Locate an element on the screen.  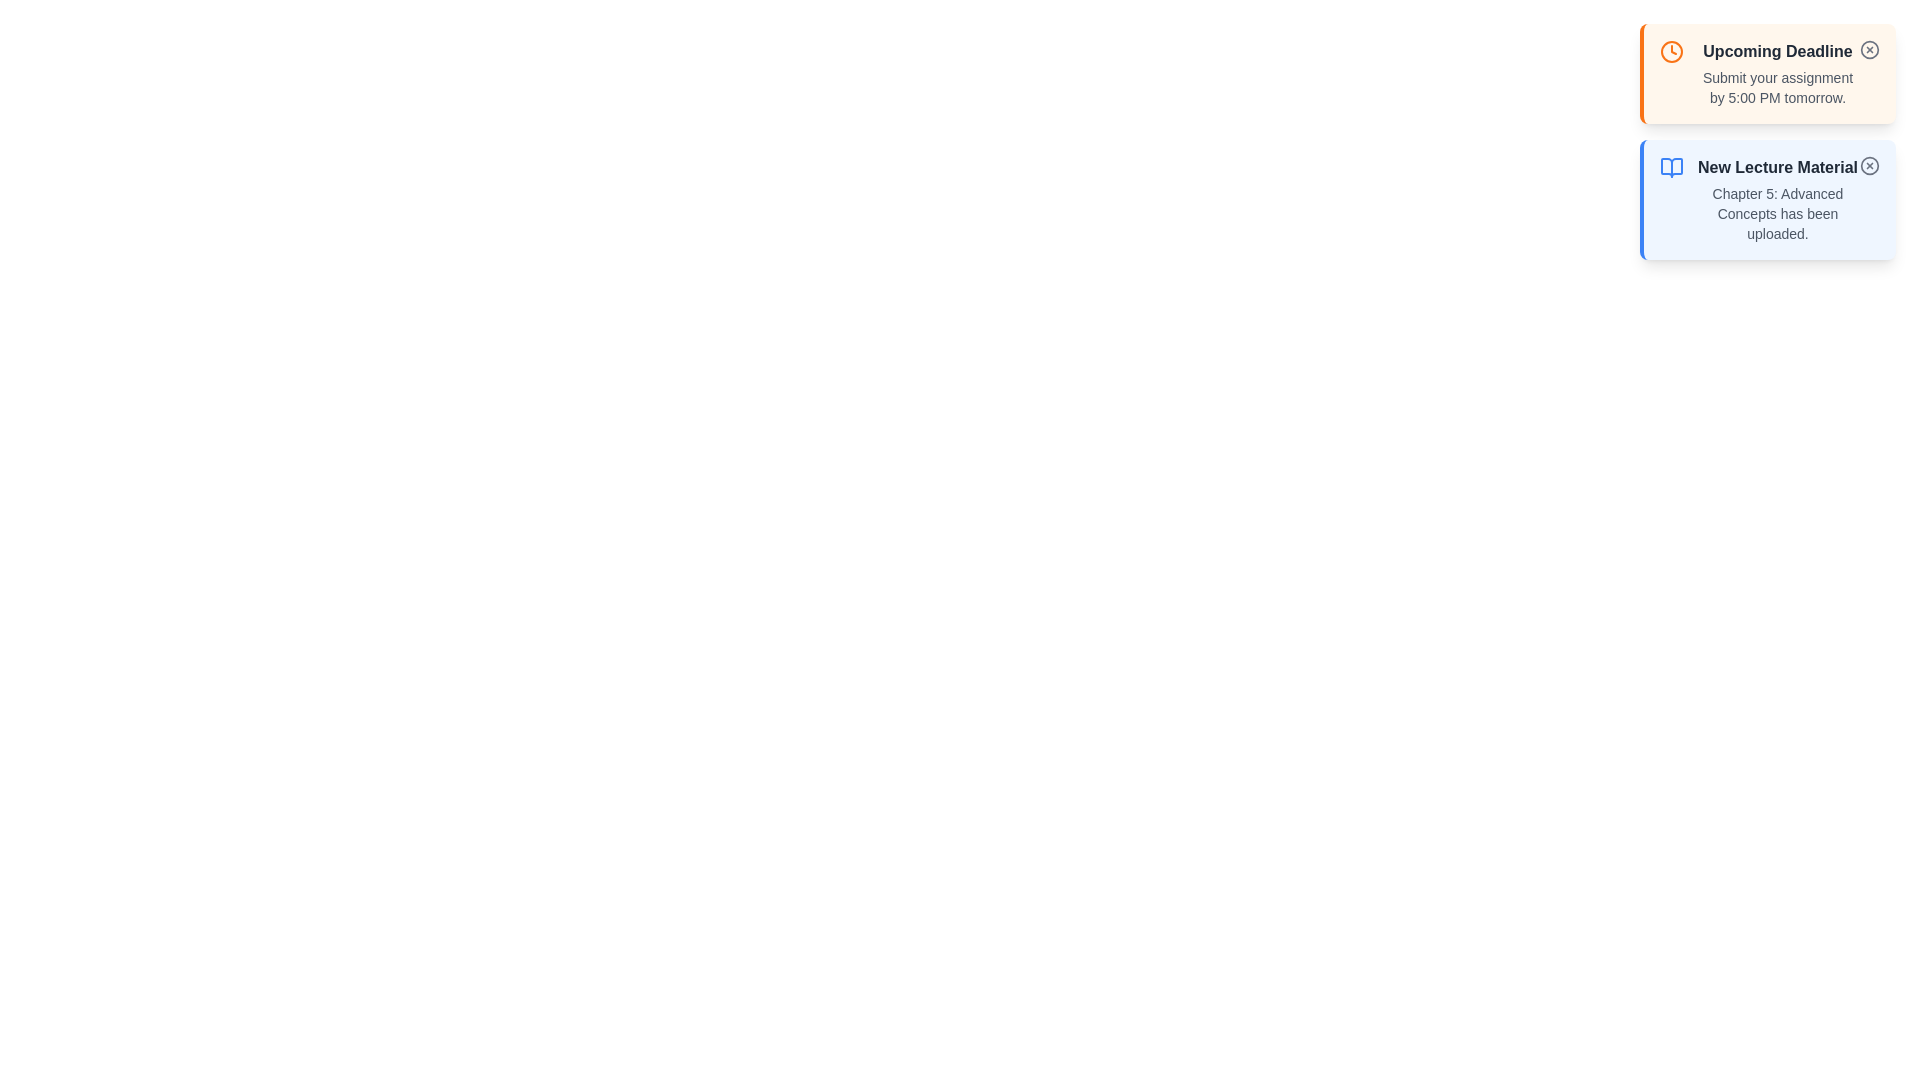
the dismiss button of the notification with title New Lecture Material is located at coordinates (1869, 164).